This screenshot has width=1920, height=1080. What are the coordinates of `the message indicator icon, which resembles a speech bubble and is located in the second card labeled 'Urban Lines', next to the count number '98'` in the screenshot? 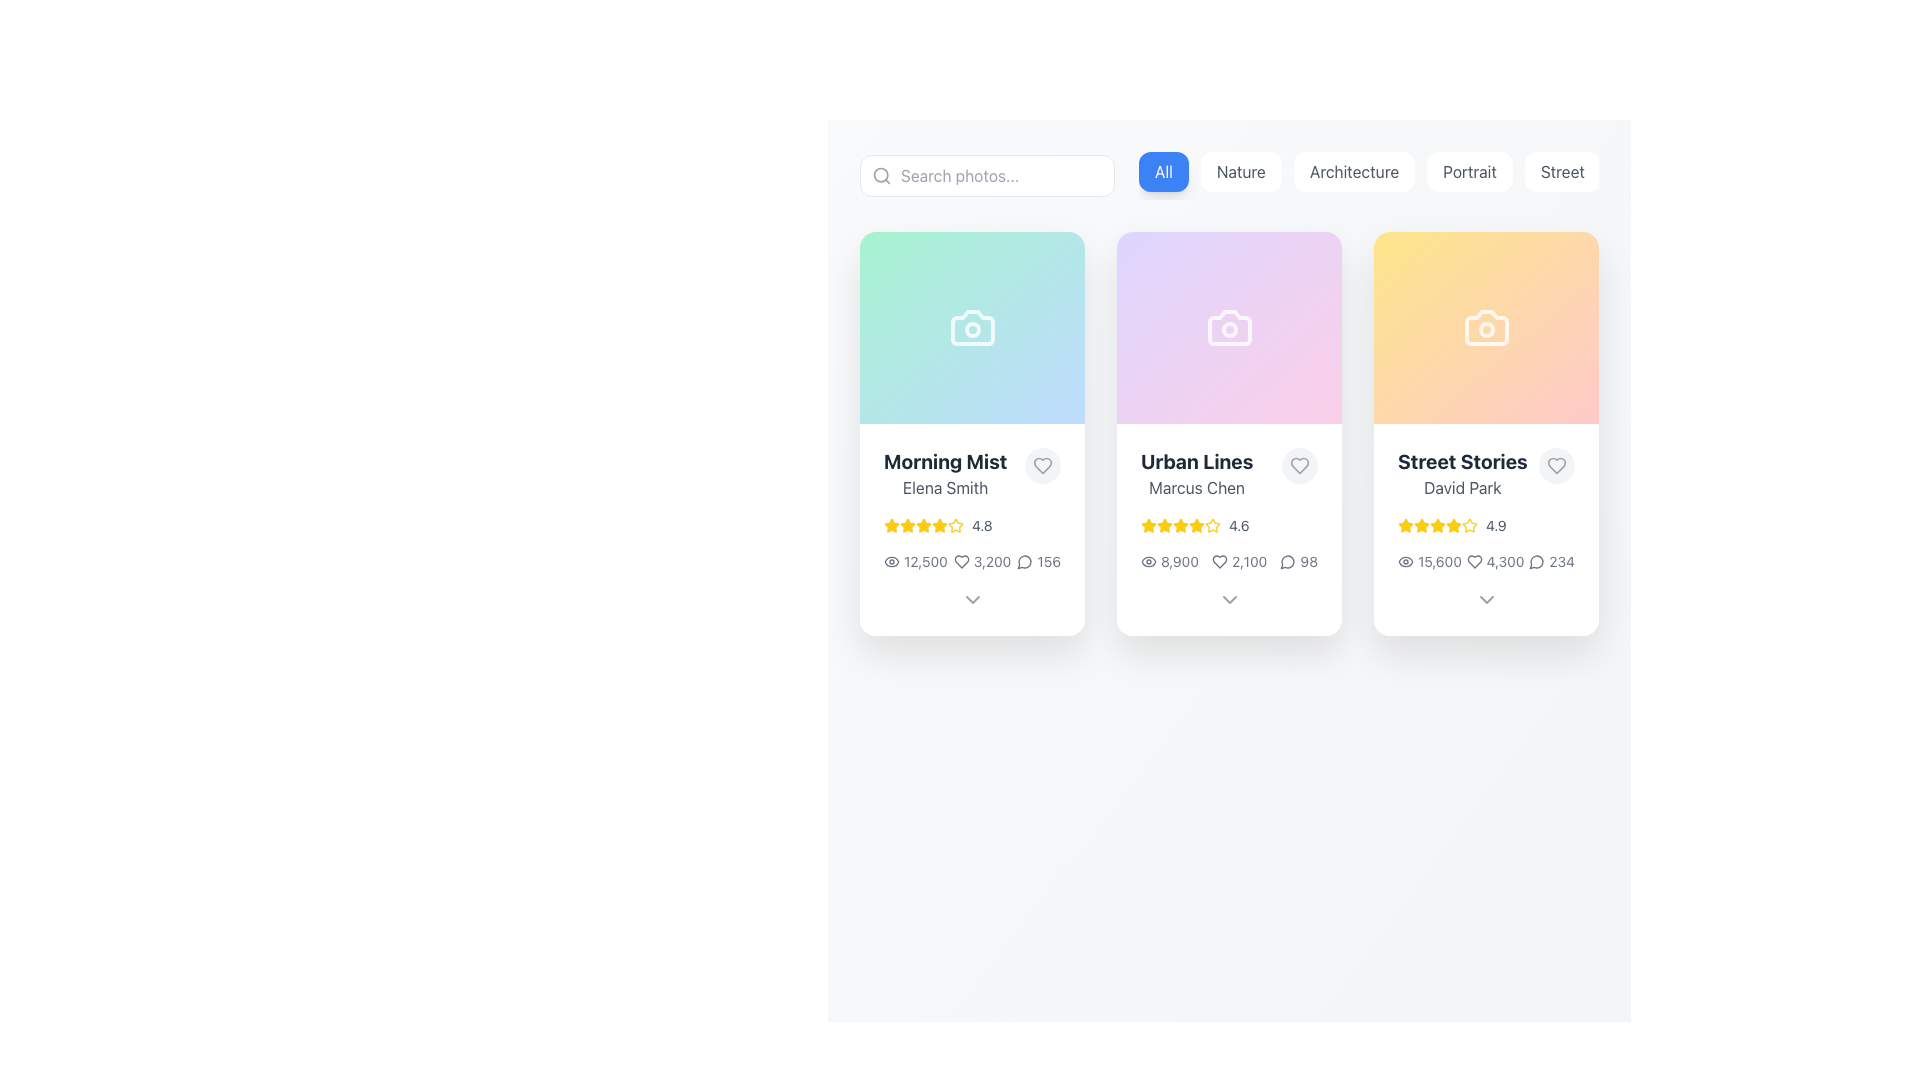 It's located at (1288, 562).